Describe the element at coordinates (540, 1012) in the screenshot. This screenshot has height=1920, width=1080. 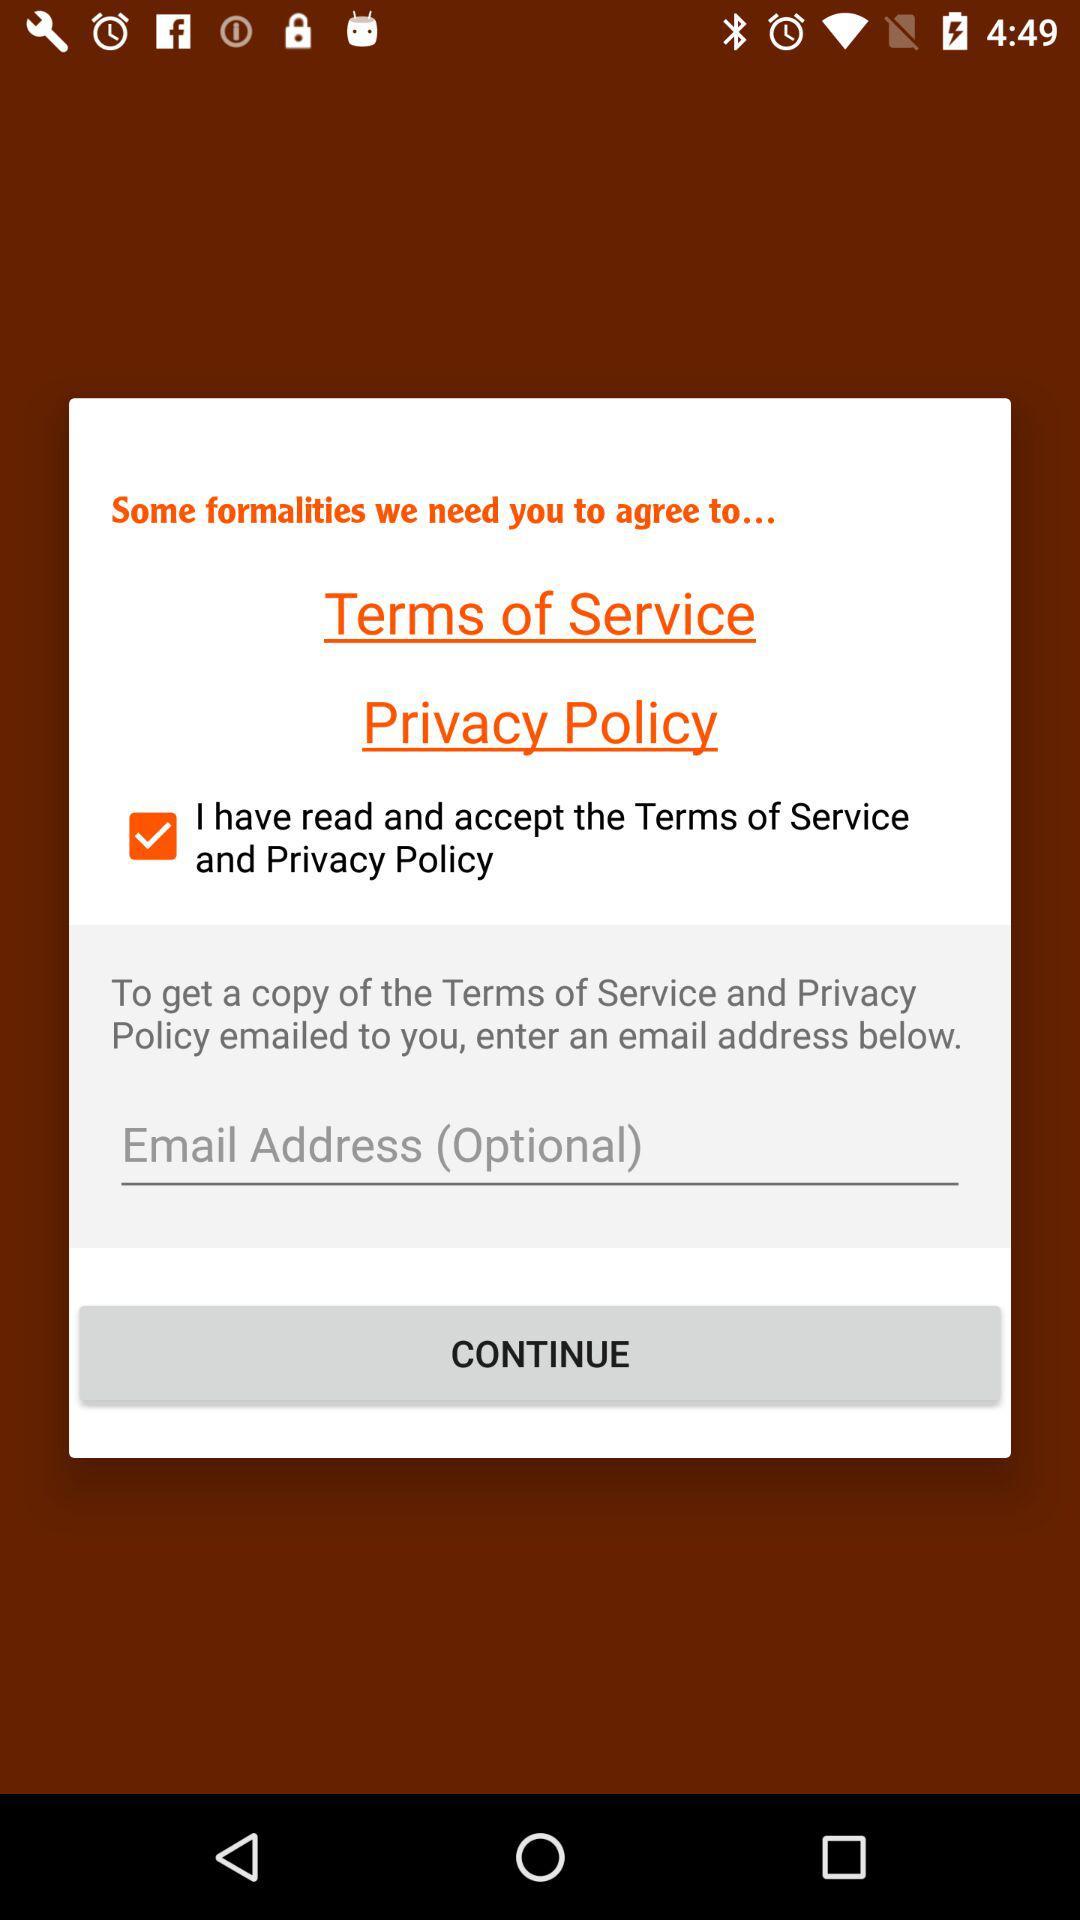
I see `to get a` at that location.